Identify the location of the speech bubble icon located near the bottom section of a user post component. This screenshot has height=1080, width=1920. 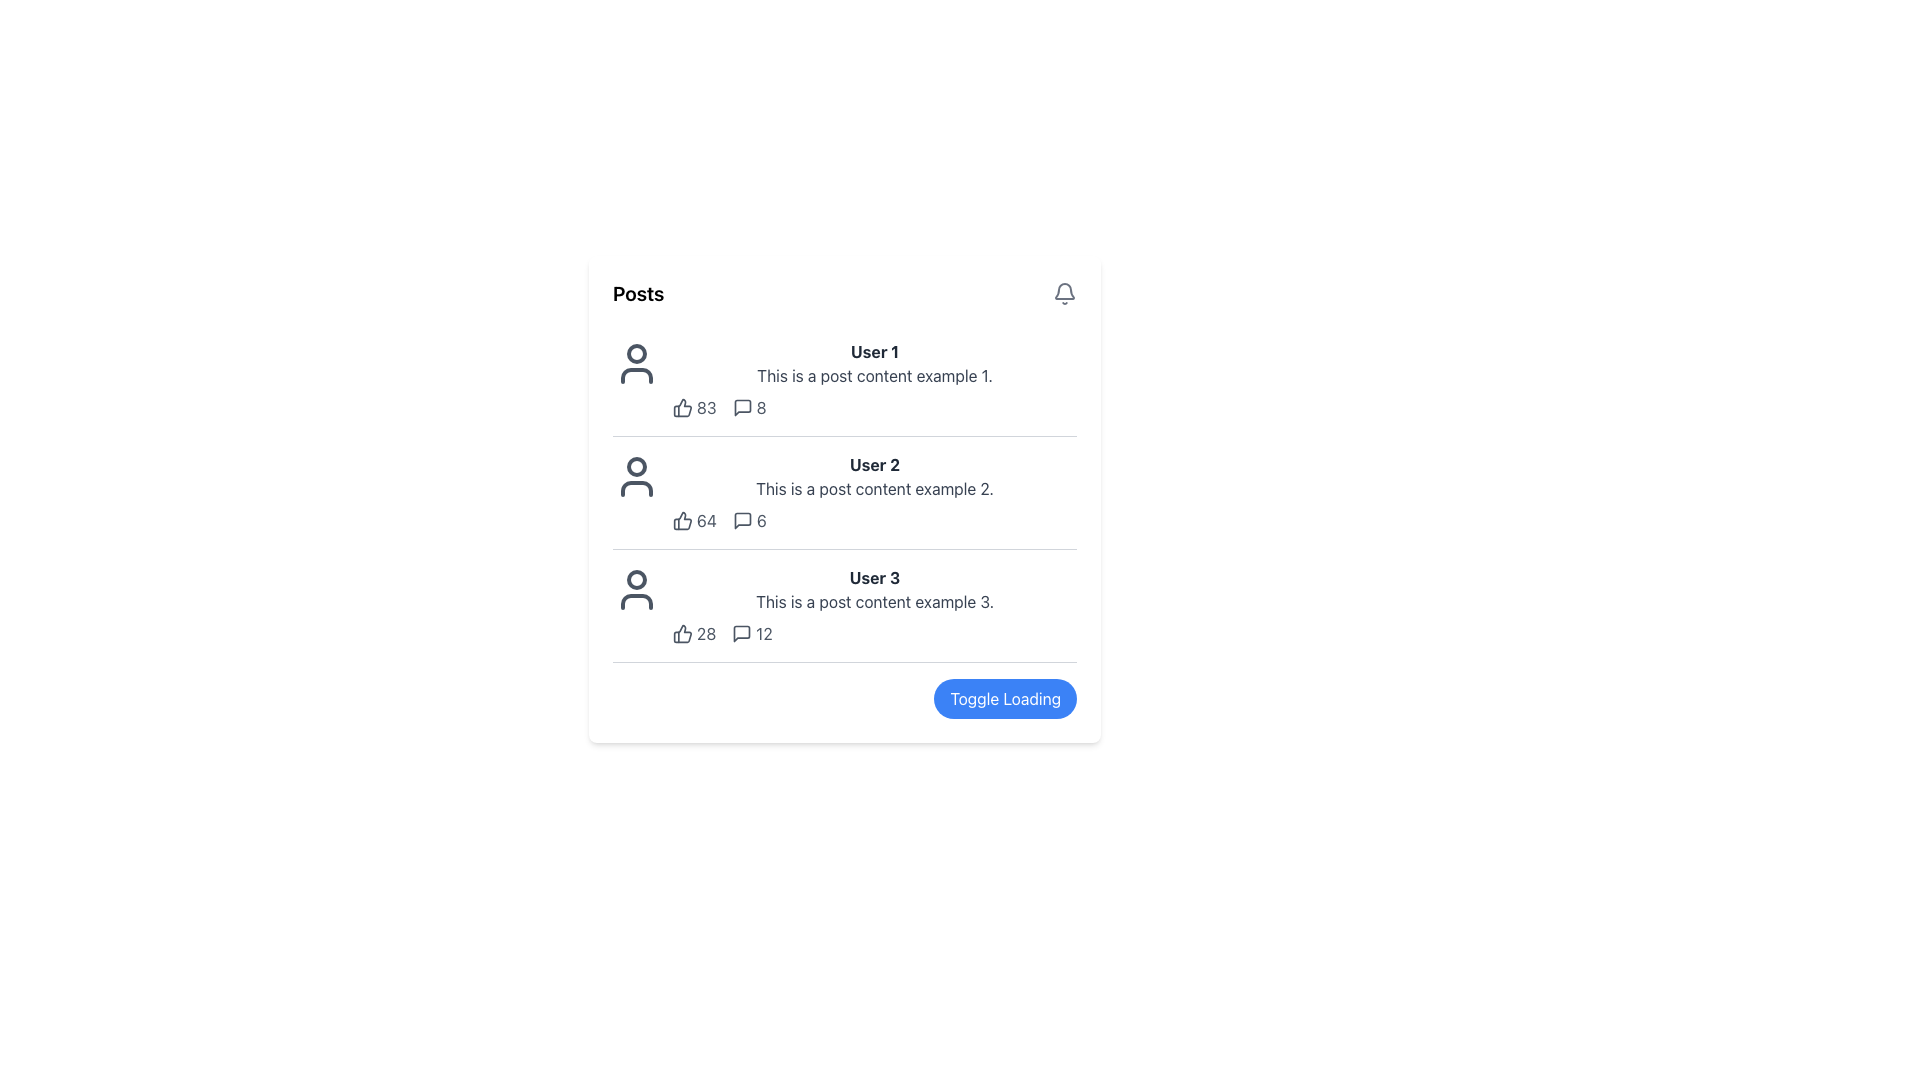
(741, 633).